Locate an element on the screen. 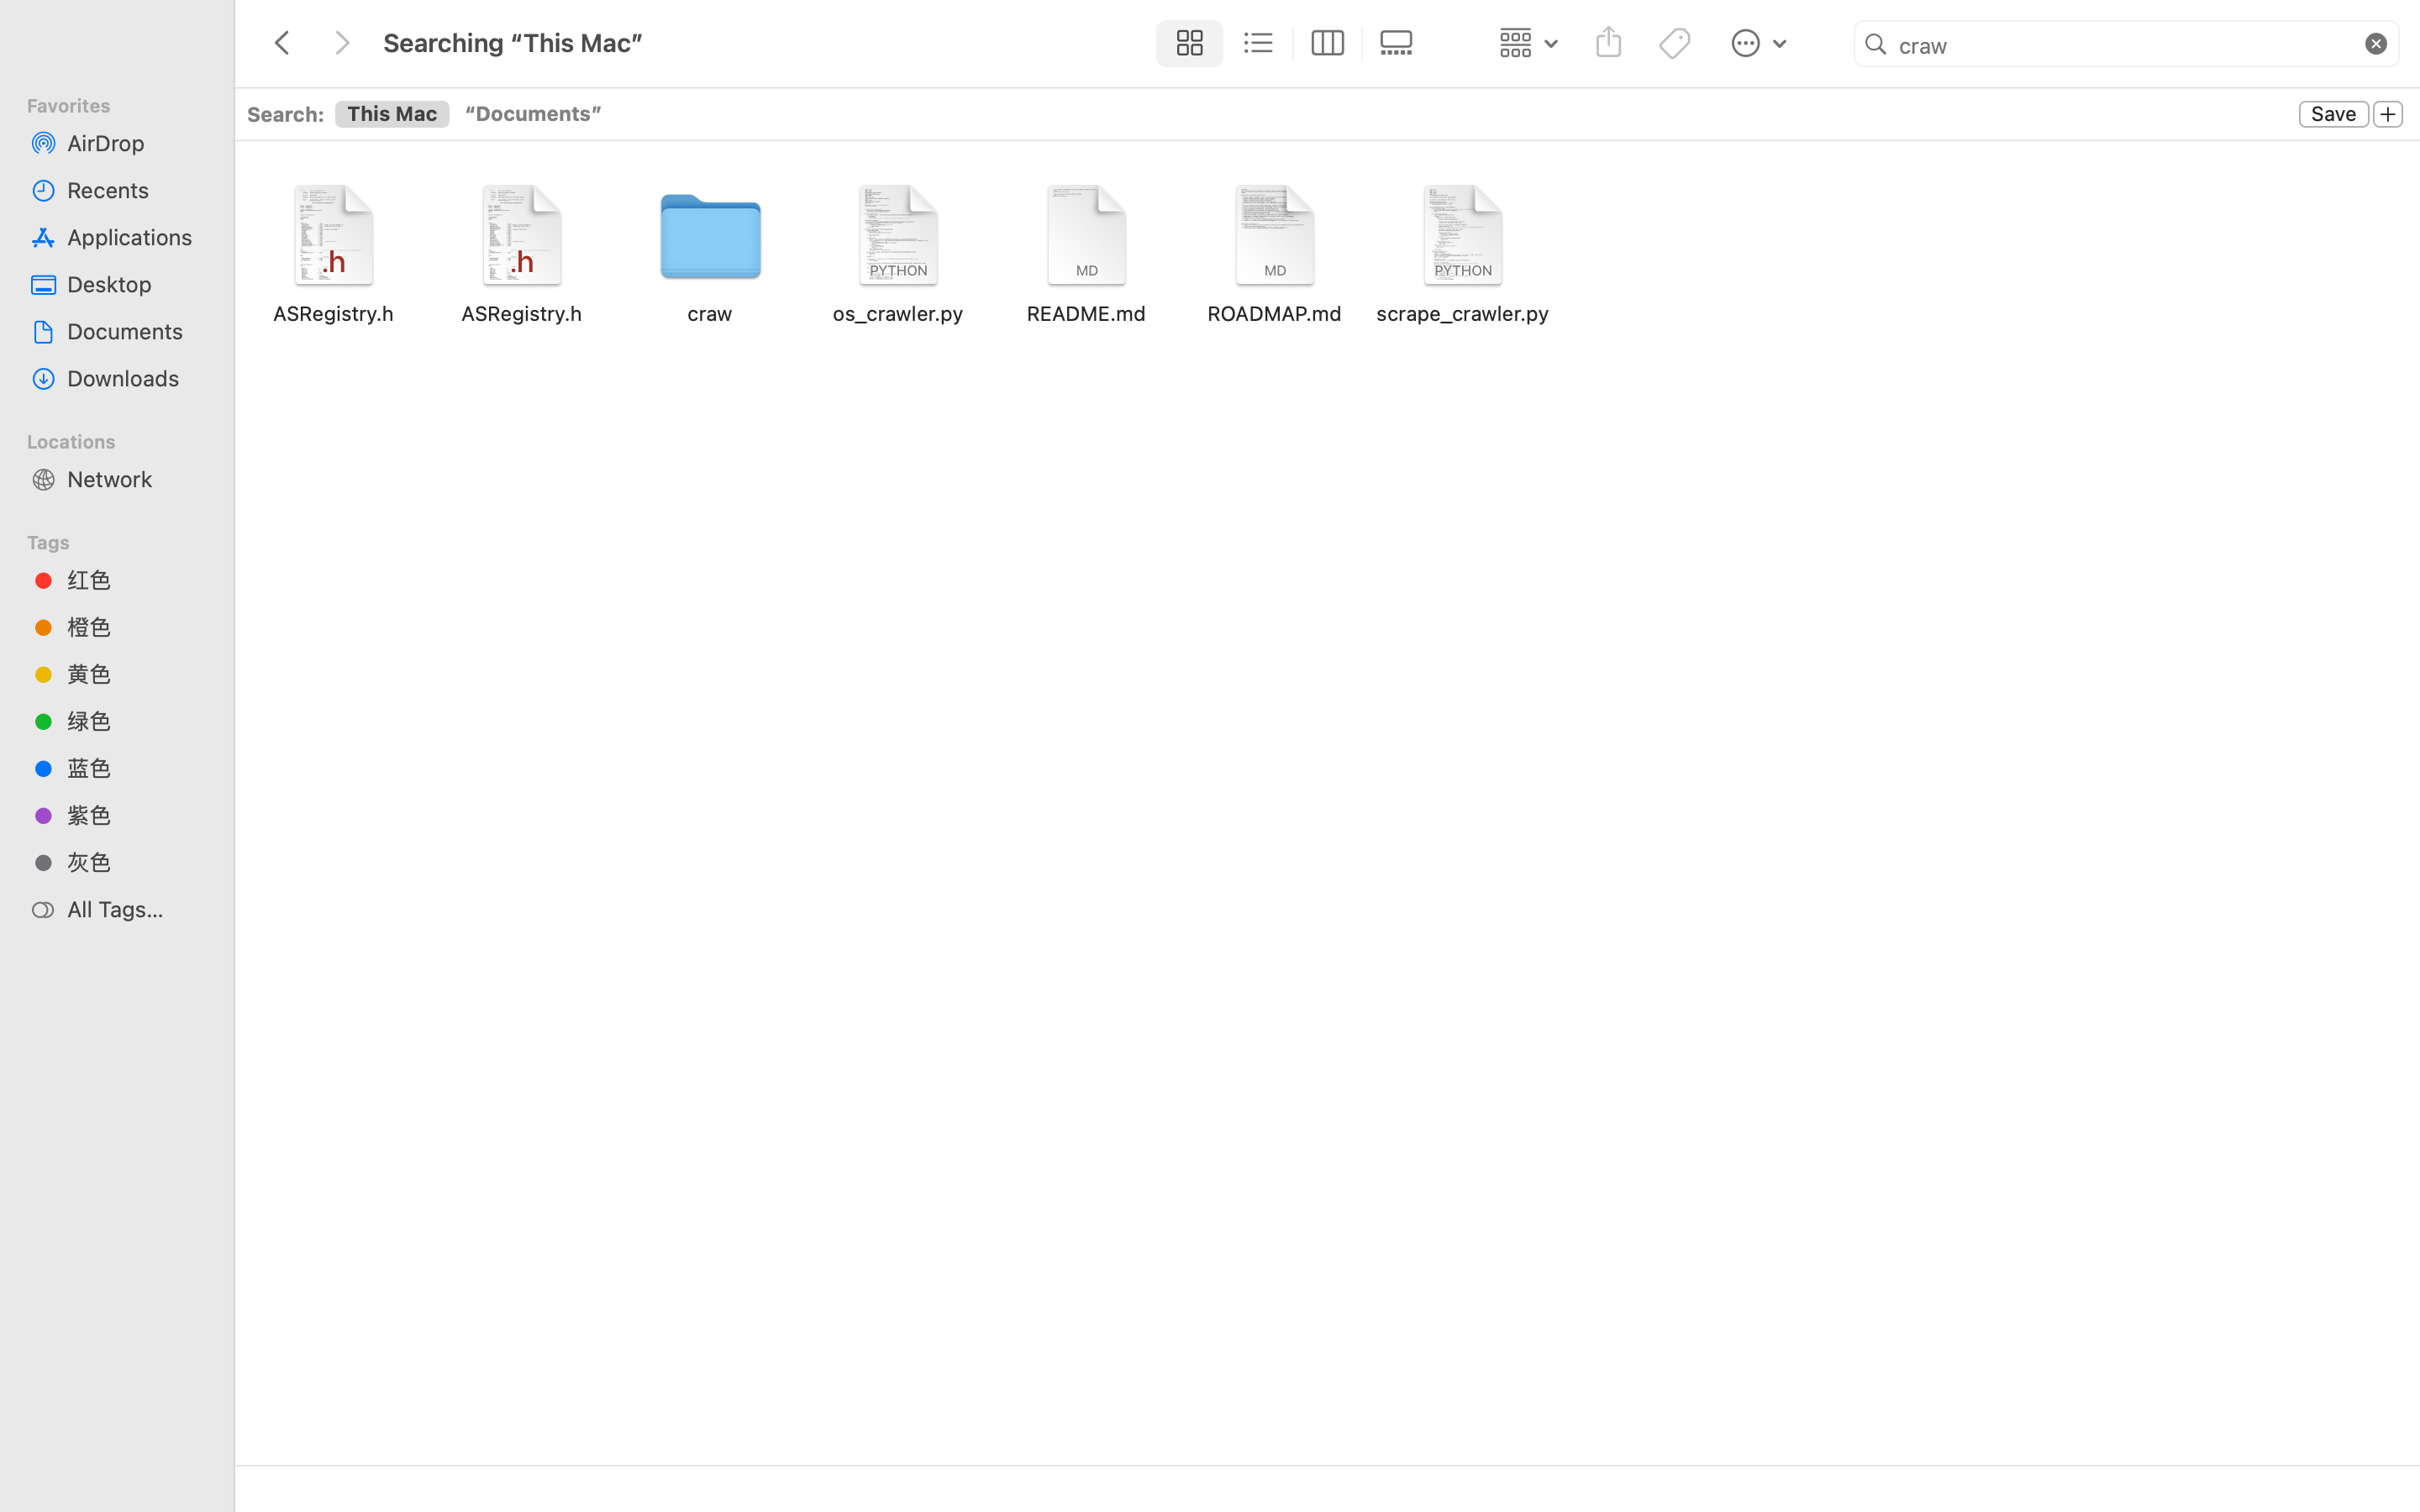 The image size is (2420, 1512). 'Favorites' is located at coordinates (125, 102).